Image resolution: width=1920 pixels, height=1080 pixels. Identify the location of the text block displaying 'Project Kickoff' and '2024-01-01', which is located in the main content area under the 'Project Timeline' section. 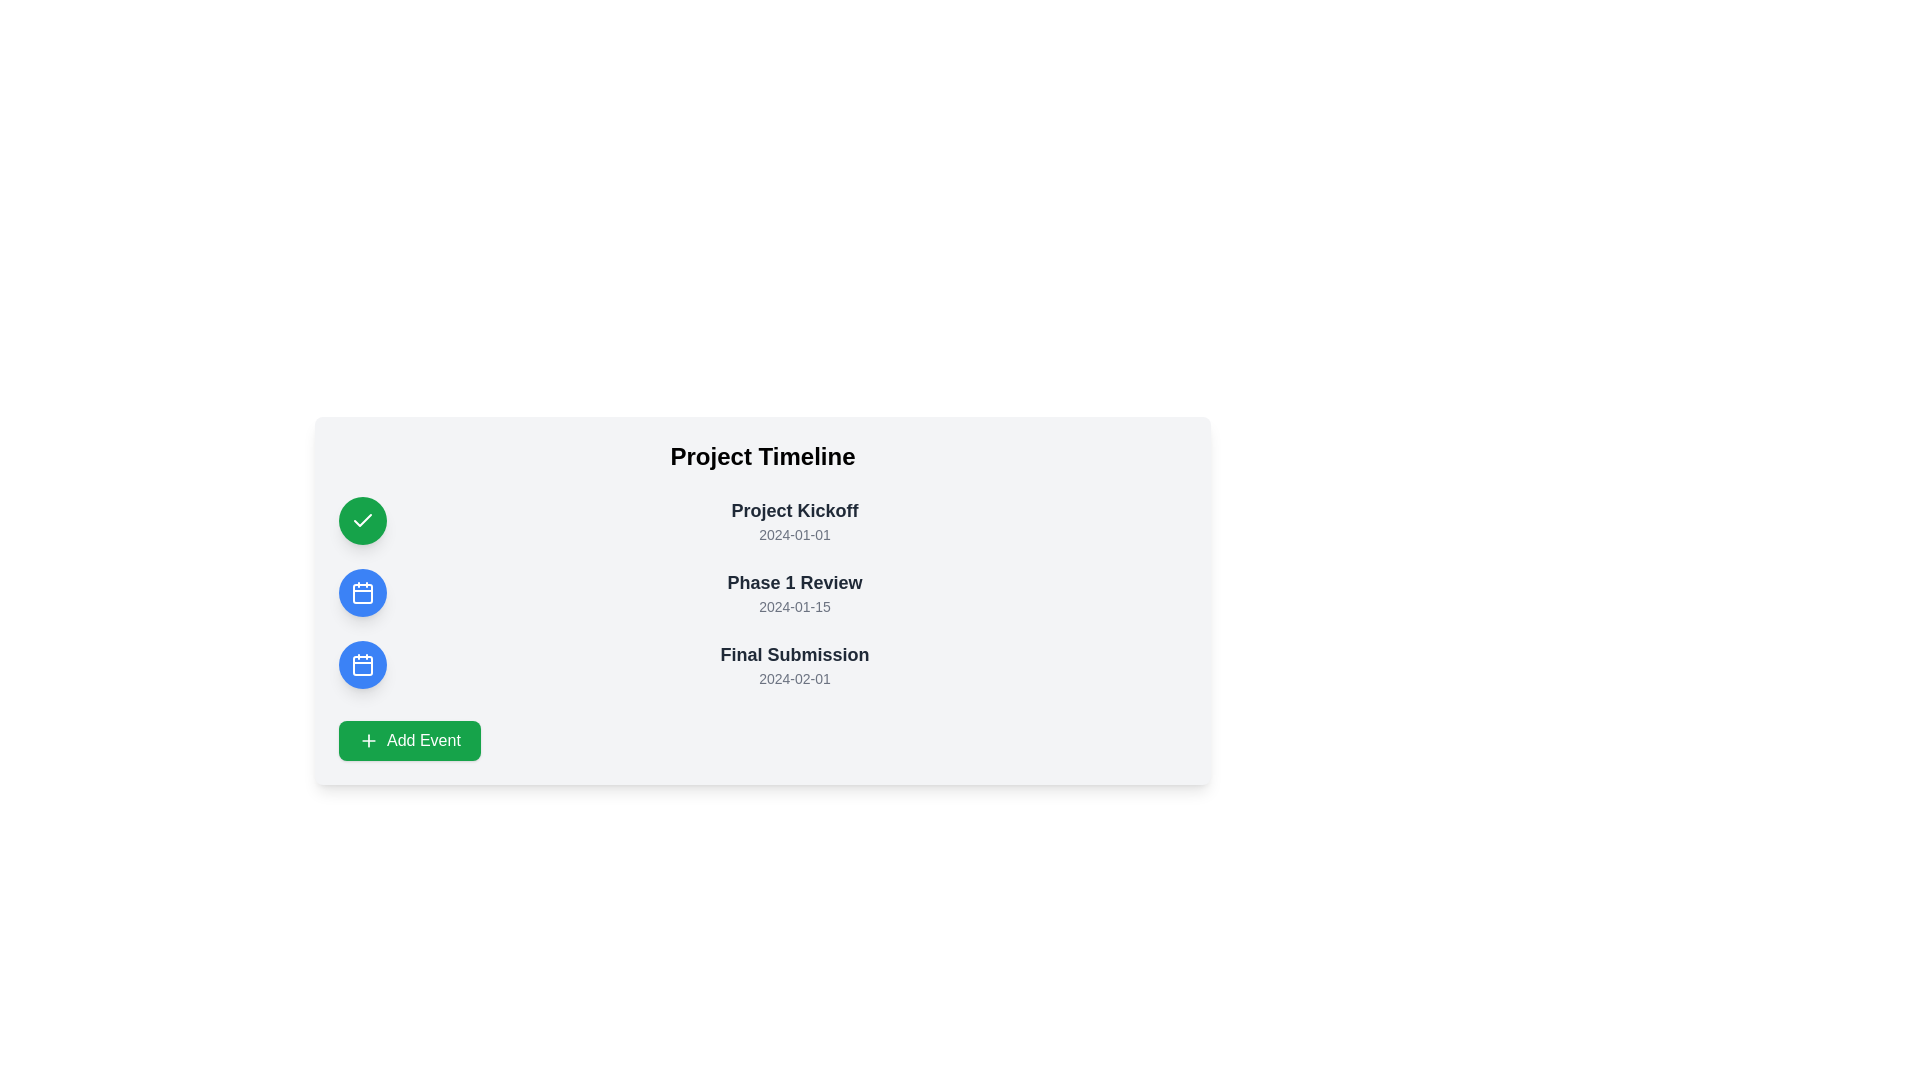
(794, 519).